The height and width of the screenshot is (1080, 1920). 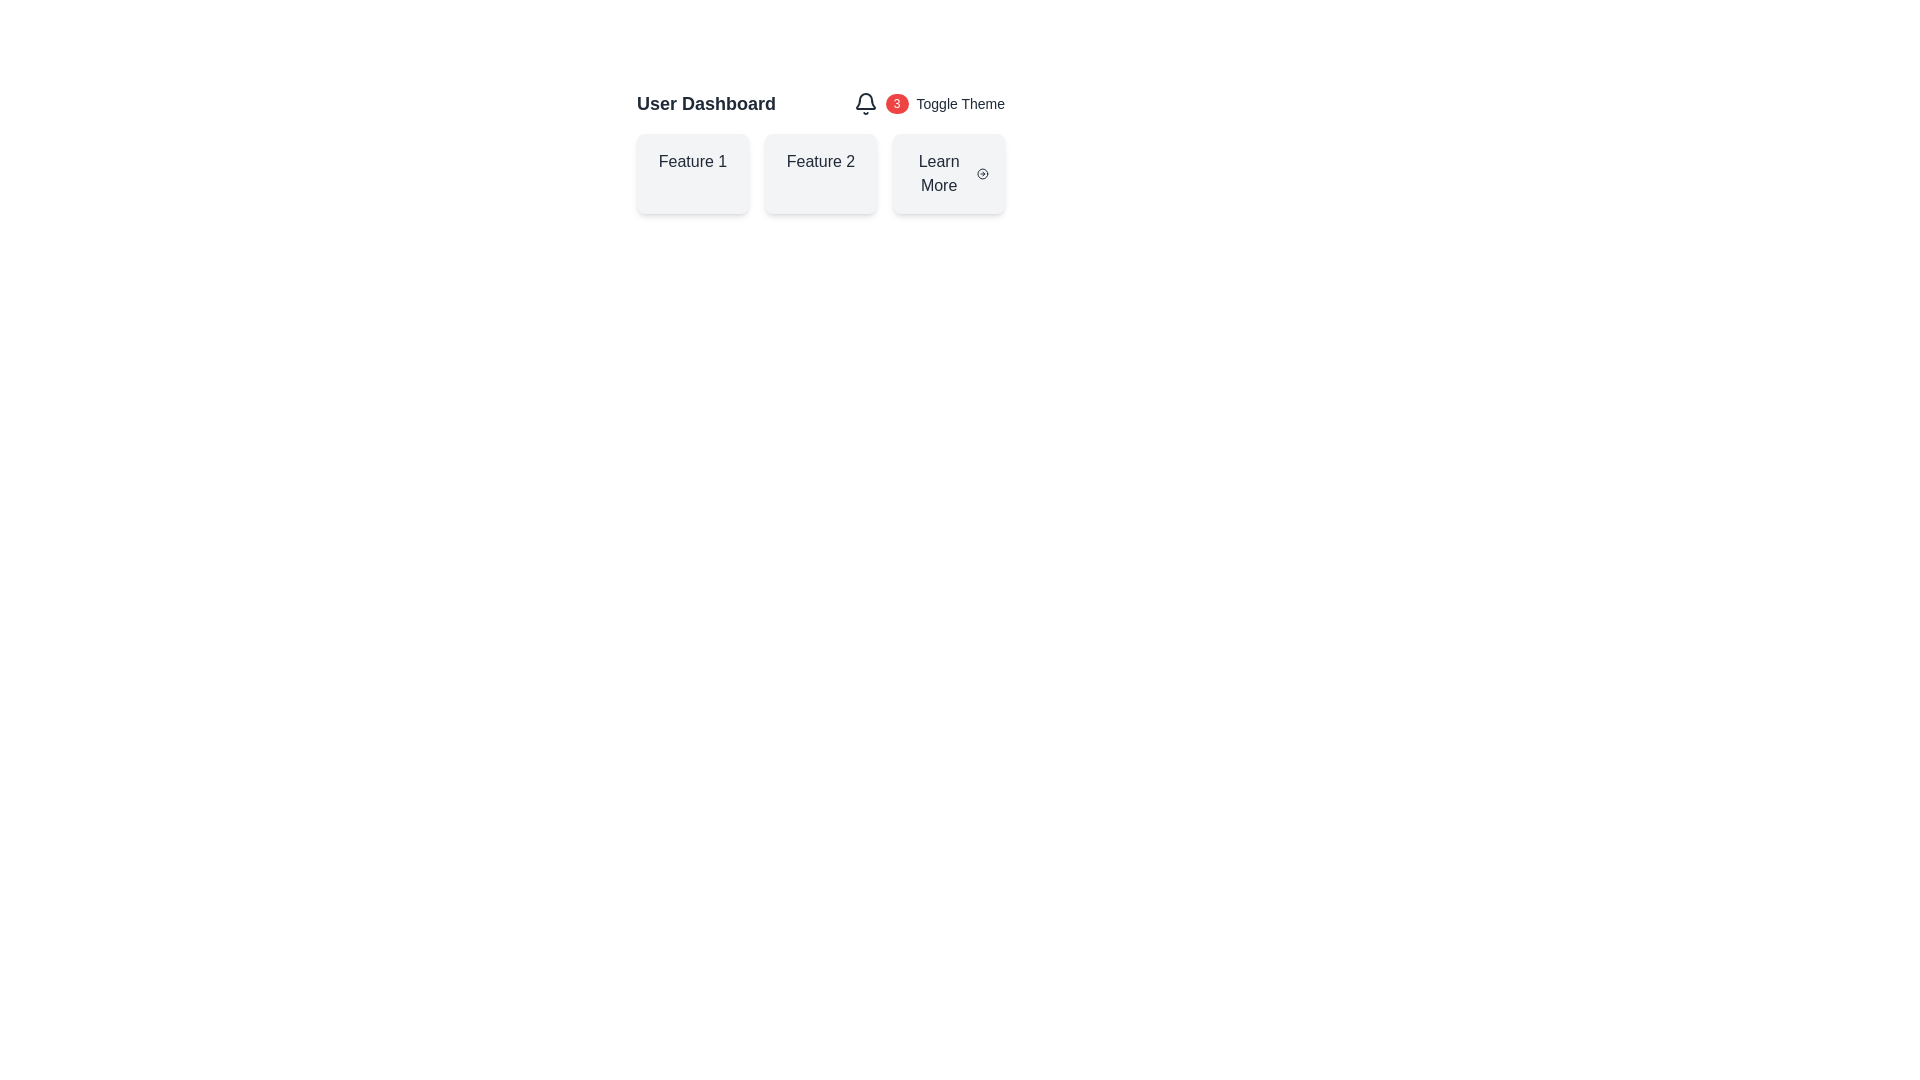 I want to click on the card element representing 'Feature 2' within the dashboard, so click(x=820, y=150).